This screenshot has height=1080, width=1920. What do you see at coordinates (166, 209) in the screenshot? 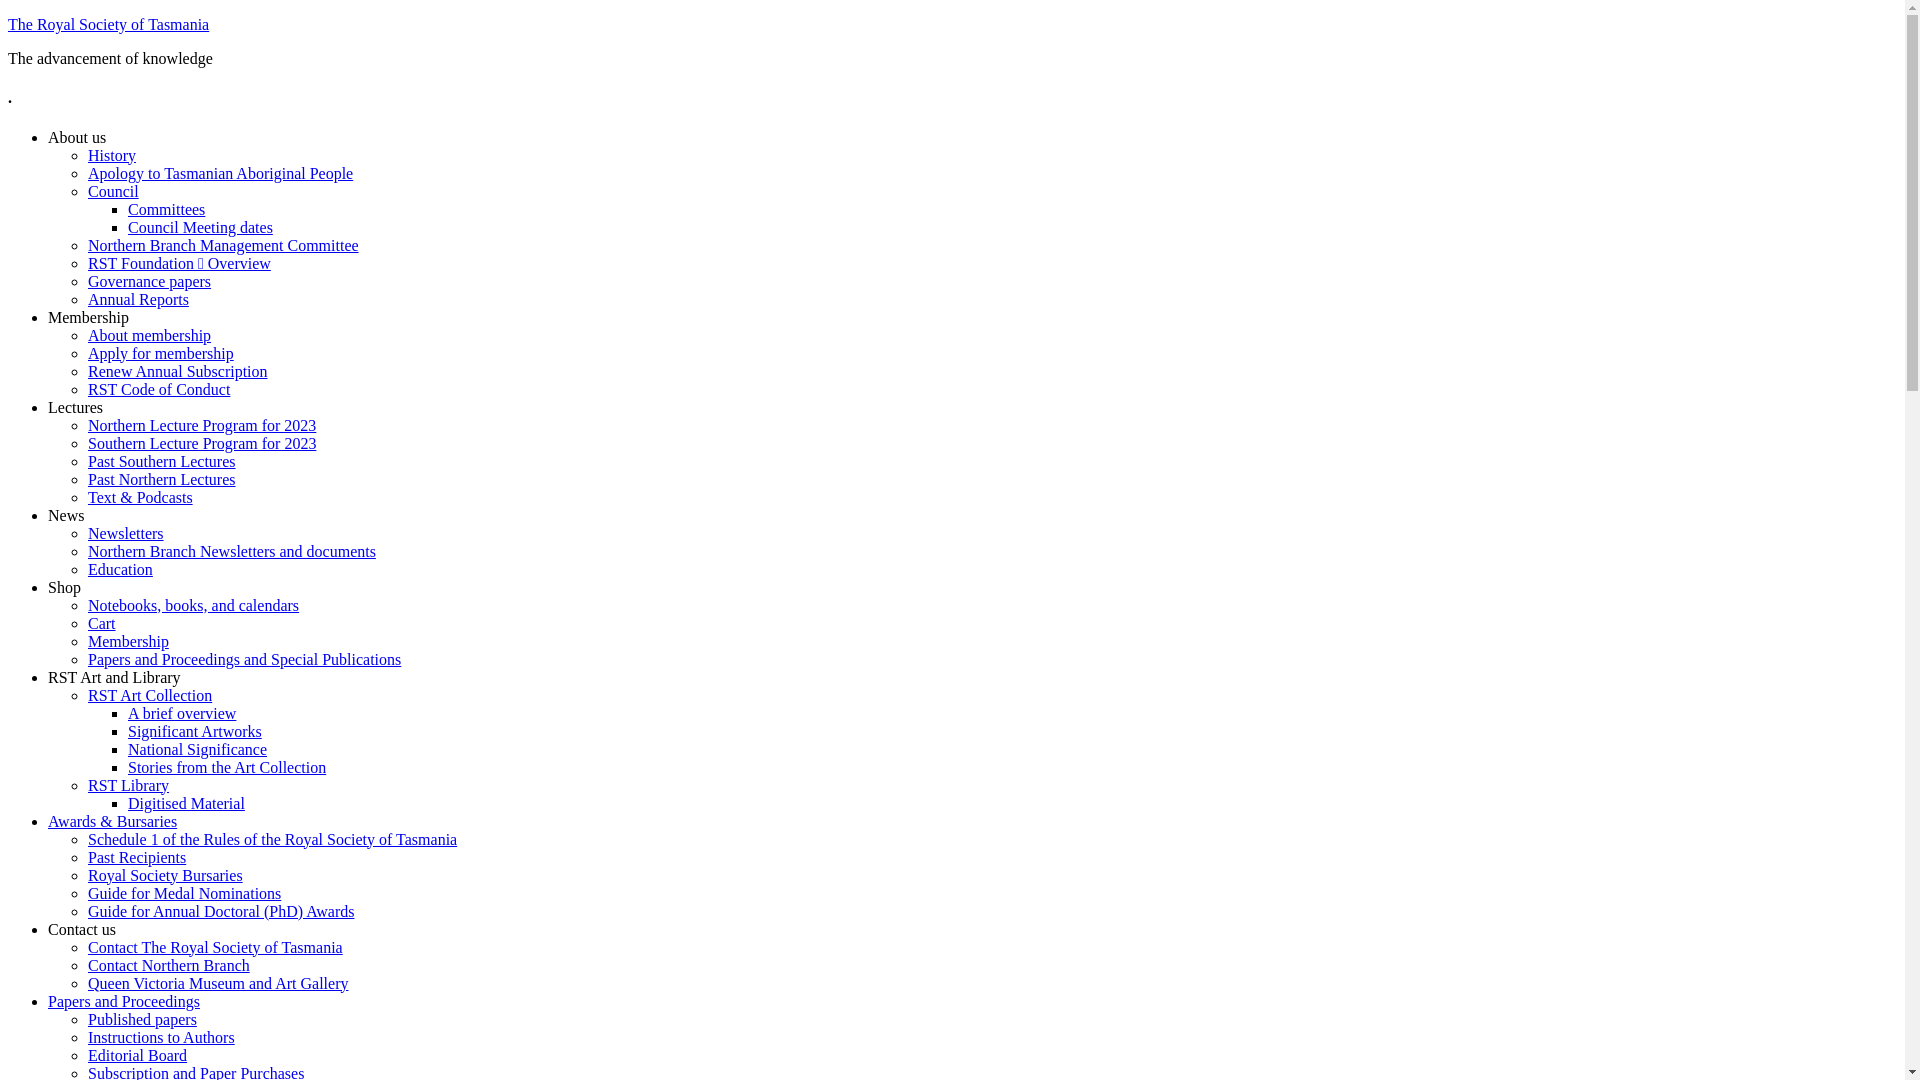
I see `'Committees'` at bounding box center [166, 209].